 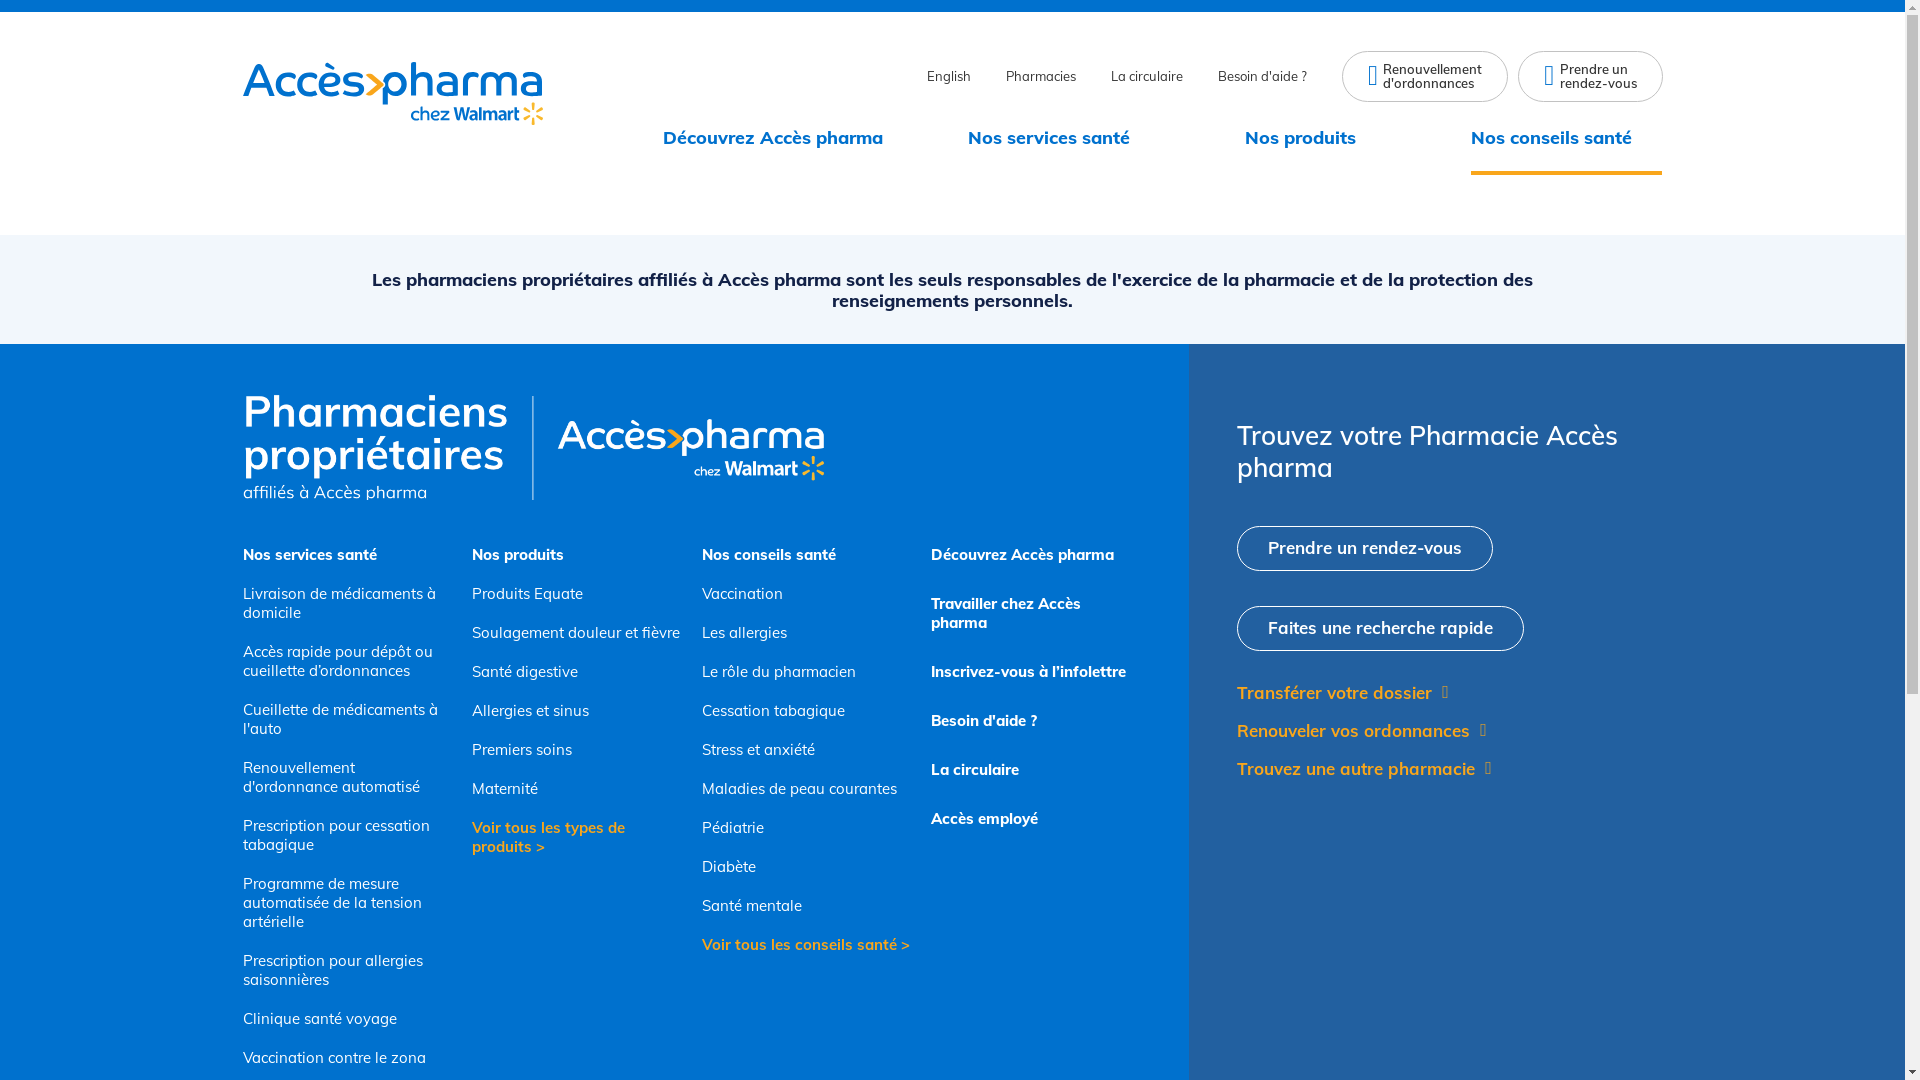 What do you see at coordinates (1315, 137) in the screenshot?
I see `'Nos produits'` at bounding box center [1315, 137].